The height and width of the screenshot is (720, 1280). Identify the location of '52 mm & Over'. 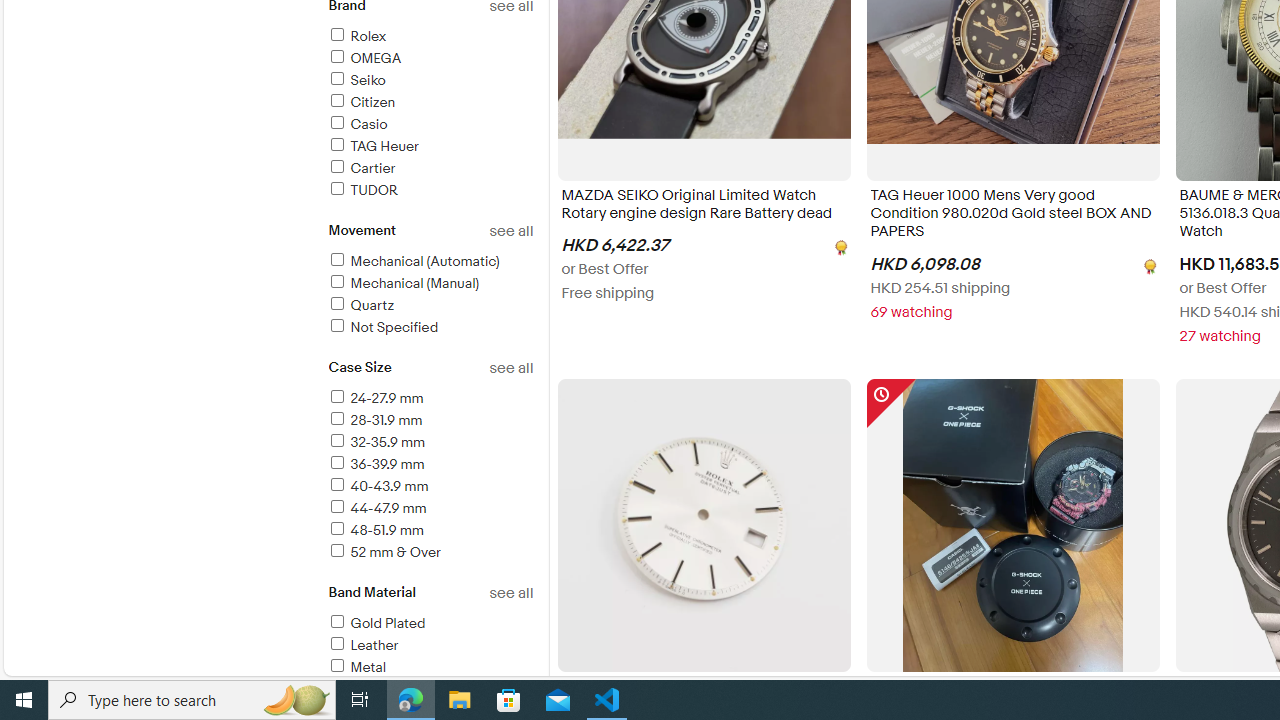
(384, 552).